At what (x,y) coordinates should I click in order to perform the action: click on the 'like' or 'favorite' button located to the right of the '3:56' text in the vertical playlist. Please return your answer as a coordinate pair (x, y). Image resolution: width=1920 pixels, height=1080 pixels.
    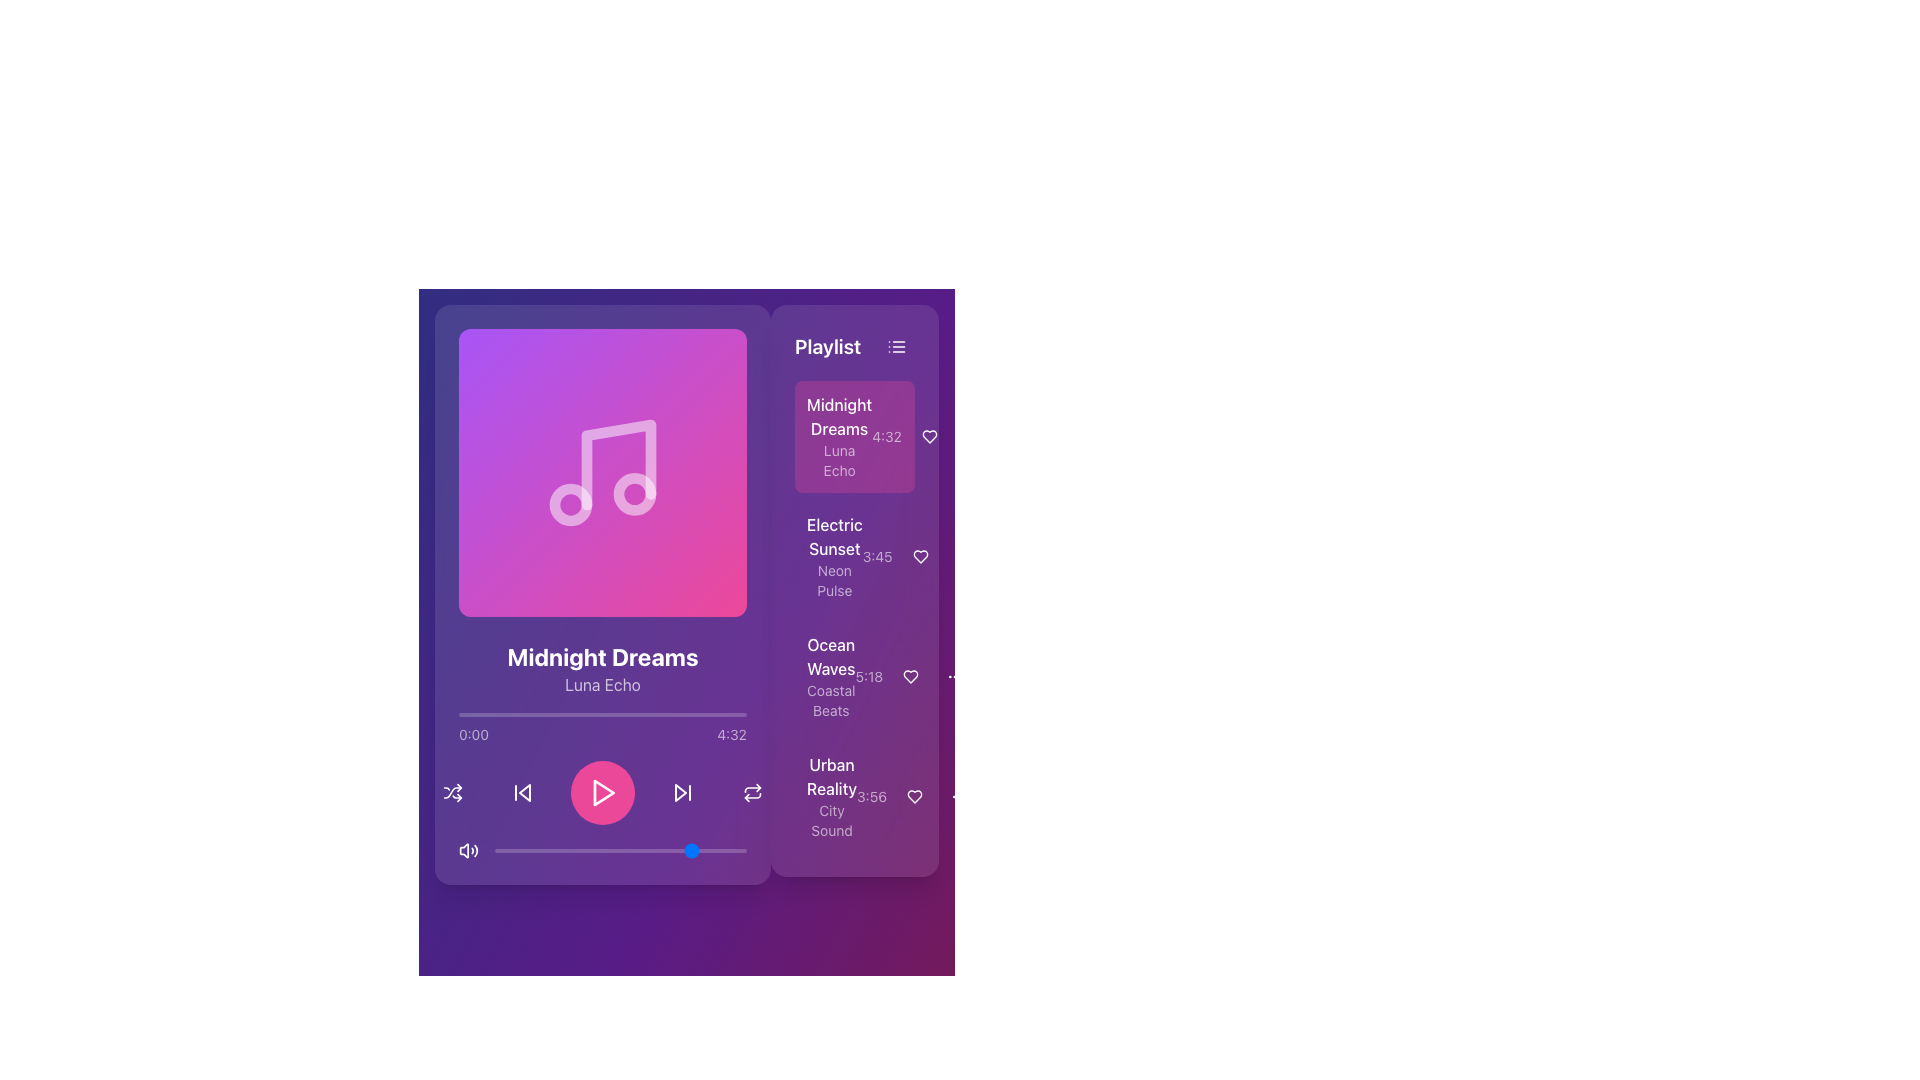
    Looking at the image, I should click on (914, 796).